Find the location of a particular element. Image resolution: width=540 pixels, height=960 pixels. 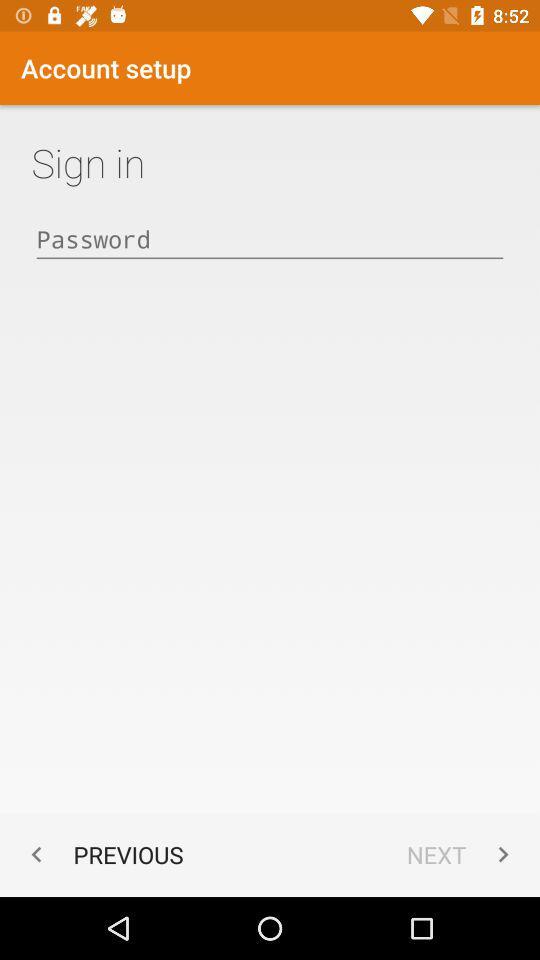

previous app is located at coordinates (102, 853).